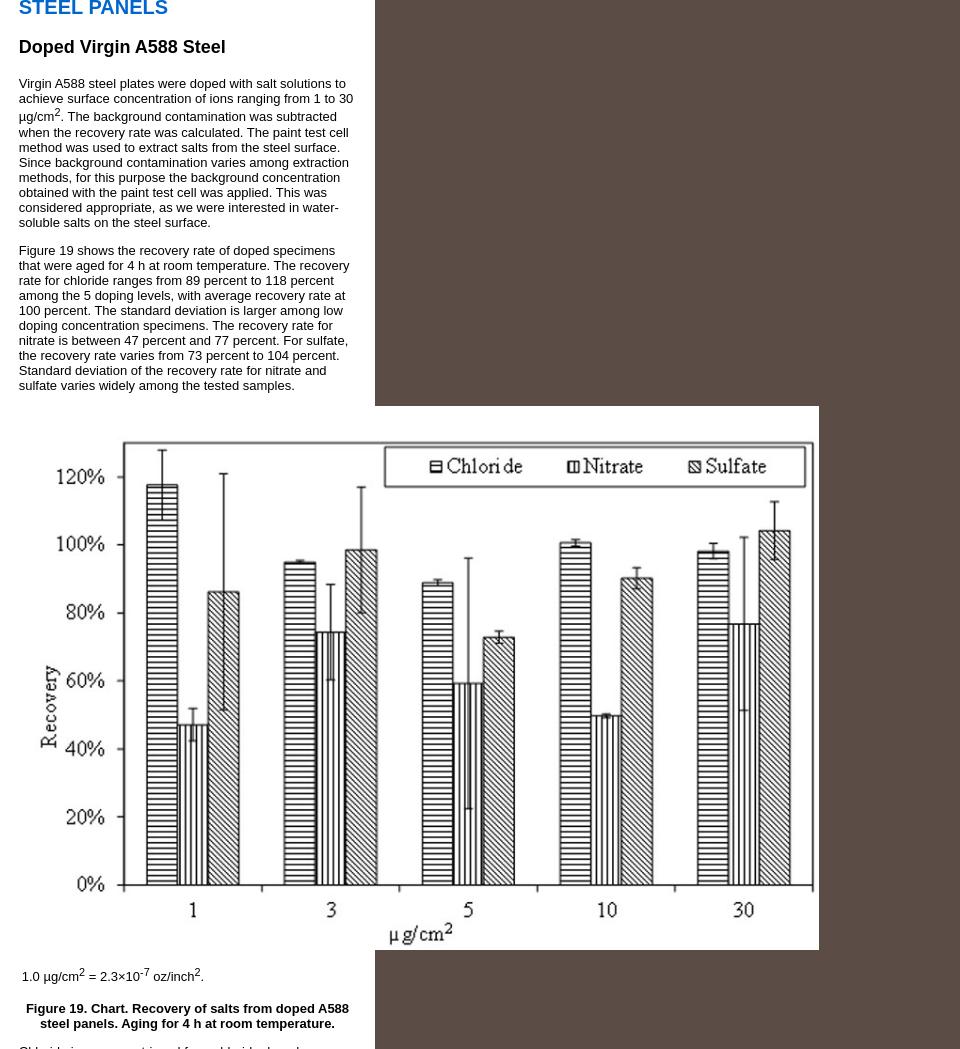 The width and height of the screenshot is (960, 1049). What do you see at coordinates (201, 975) in the screenshot?
I see `'.'` at bounding box center [201, 975].